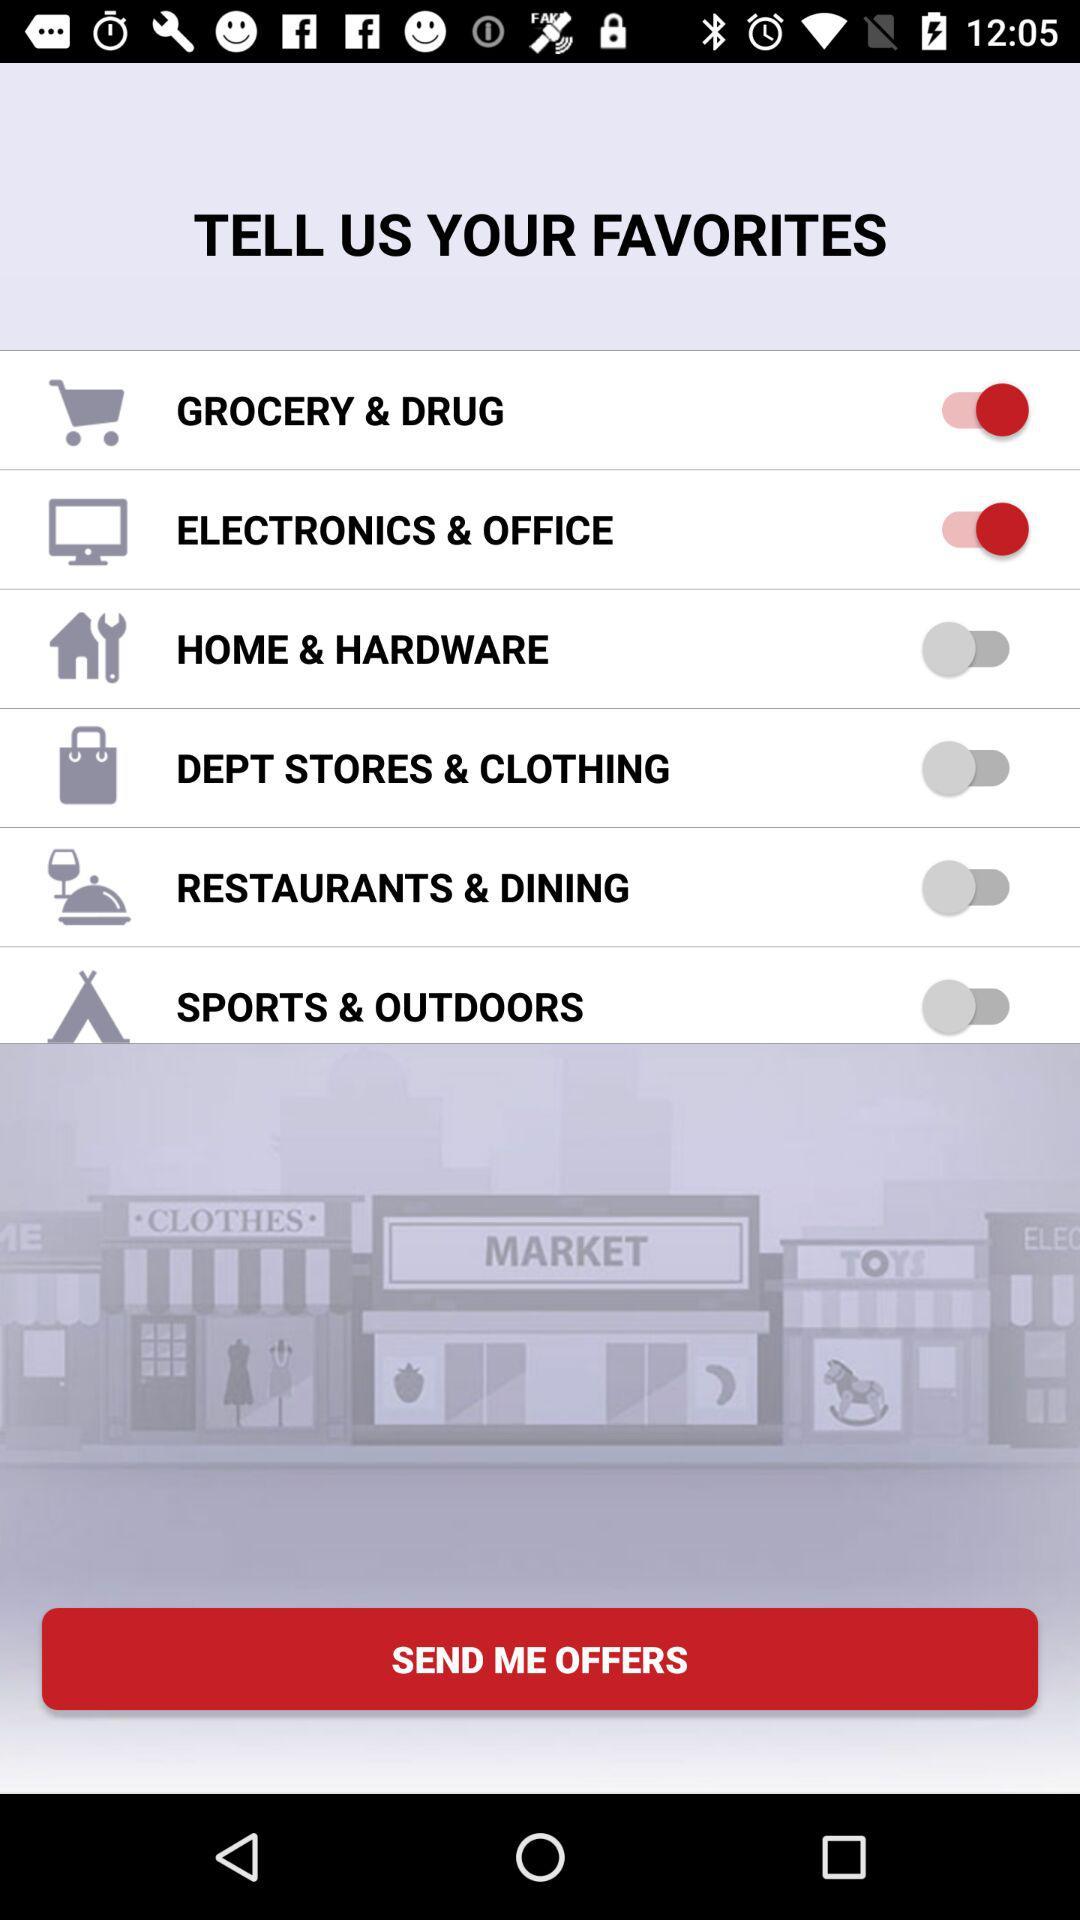 The image size is (1080, 1920). What do you see at coordinates (974, 766) in the screenshot?
I see `favorite department` at bounding box center [974, 766].